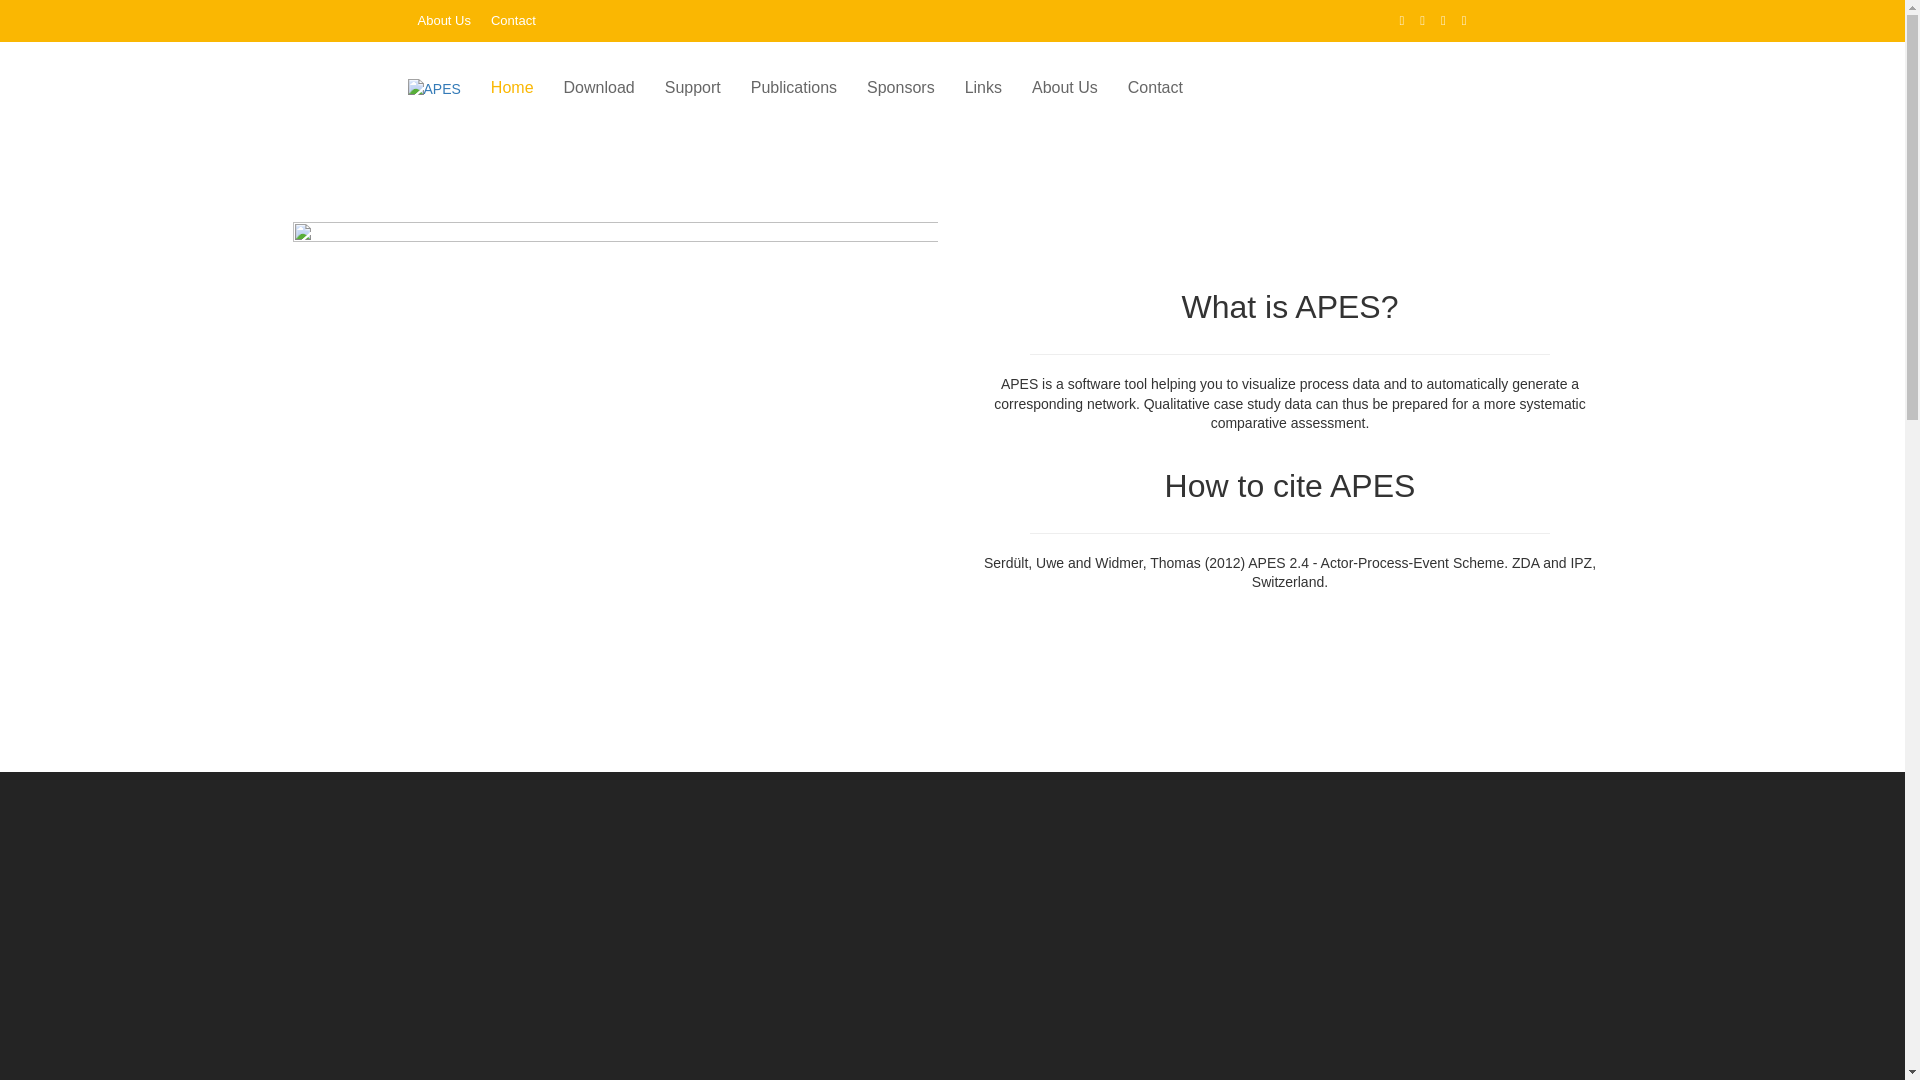 The width and height of the screenshot is (1920, 1080). I want to click on 'About Us', so click(443, 20).